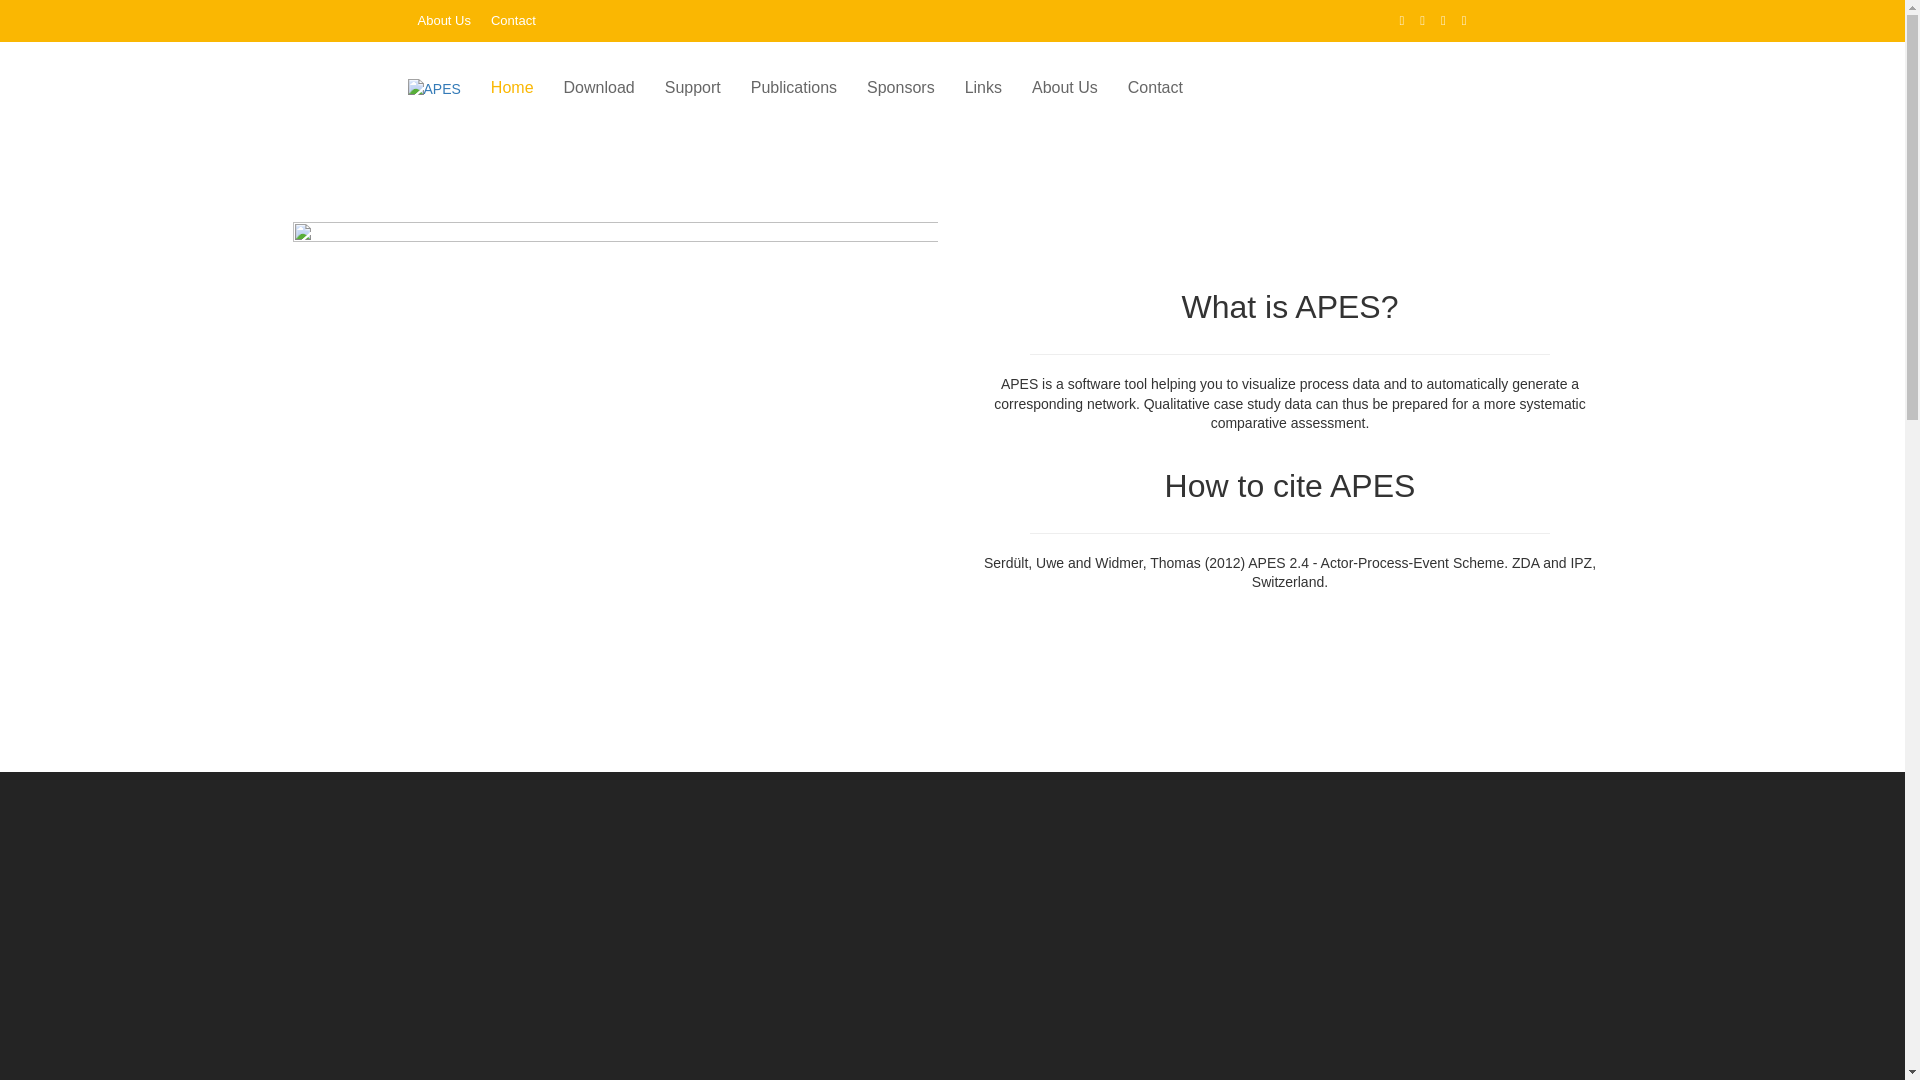 The width and height of the screenshot is (1920, 1080). I want to click on 'About Us', so click(443, 20).